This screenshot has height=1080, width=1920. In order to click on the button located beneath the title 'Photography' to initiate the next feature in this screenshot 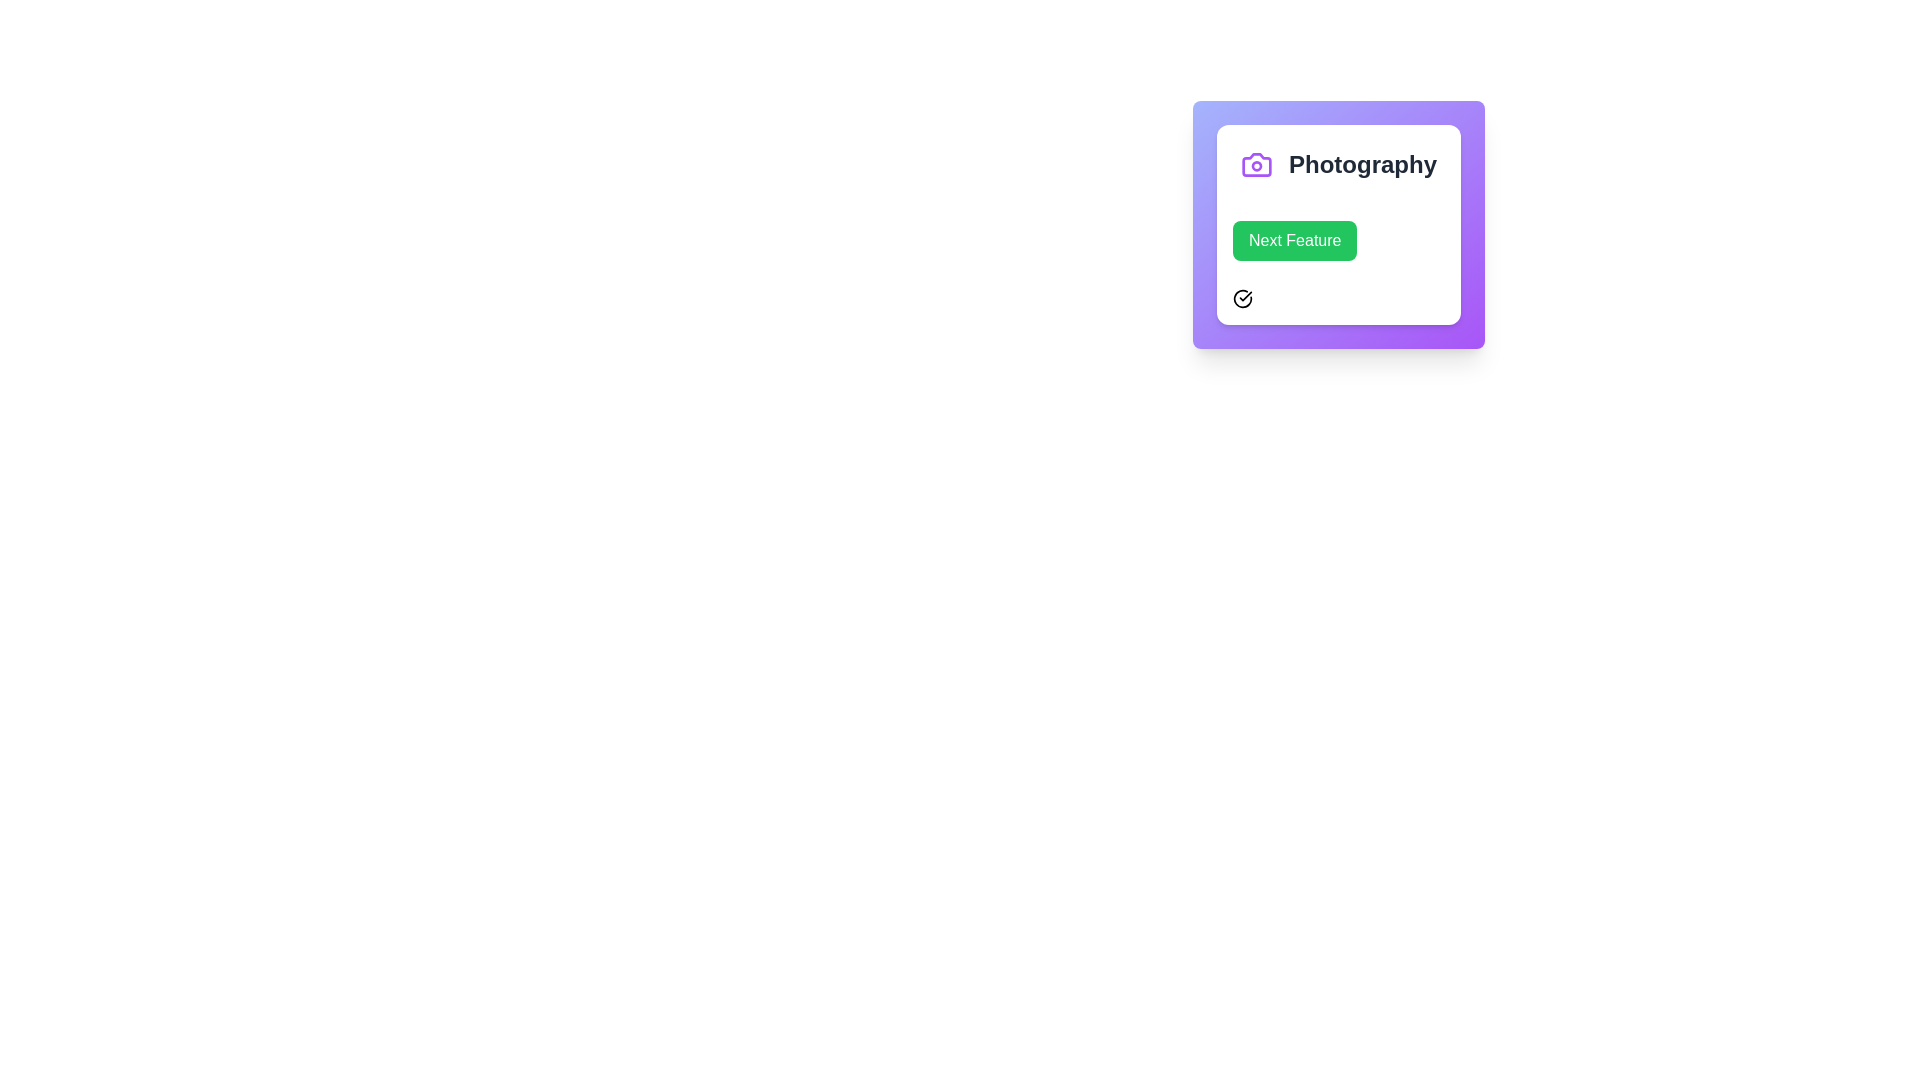, I will do `click(1339, 264)`.